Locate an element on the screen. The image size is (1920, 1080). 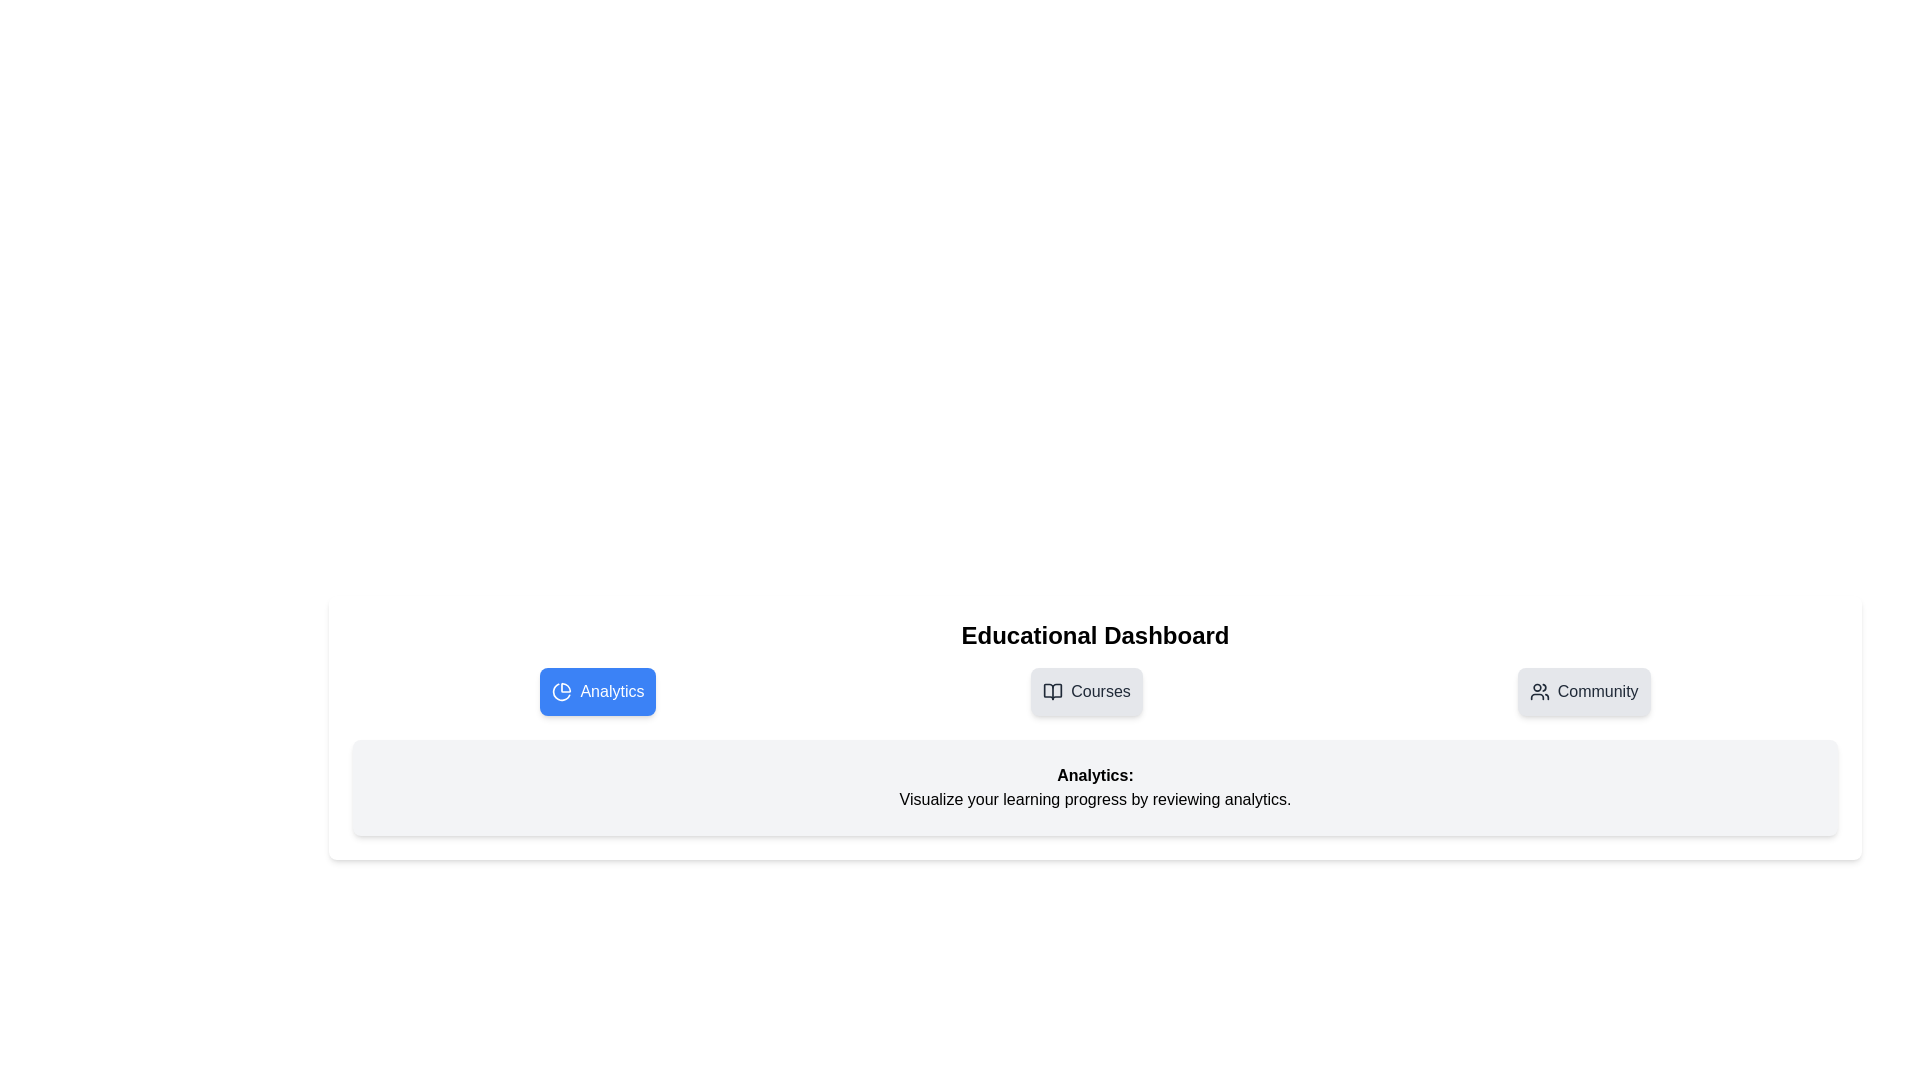
the tab button labeled Community is located at coordinates (1583, 690).